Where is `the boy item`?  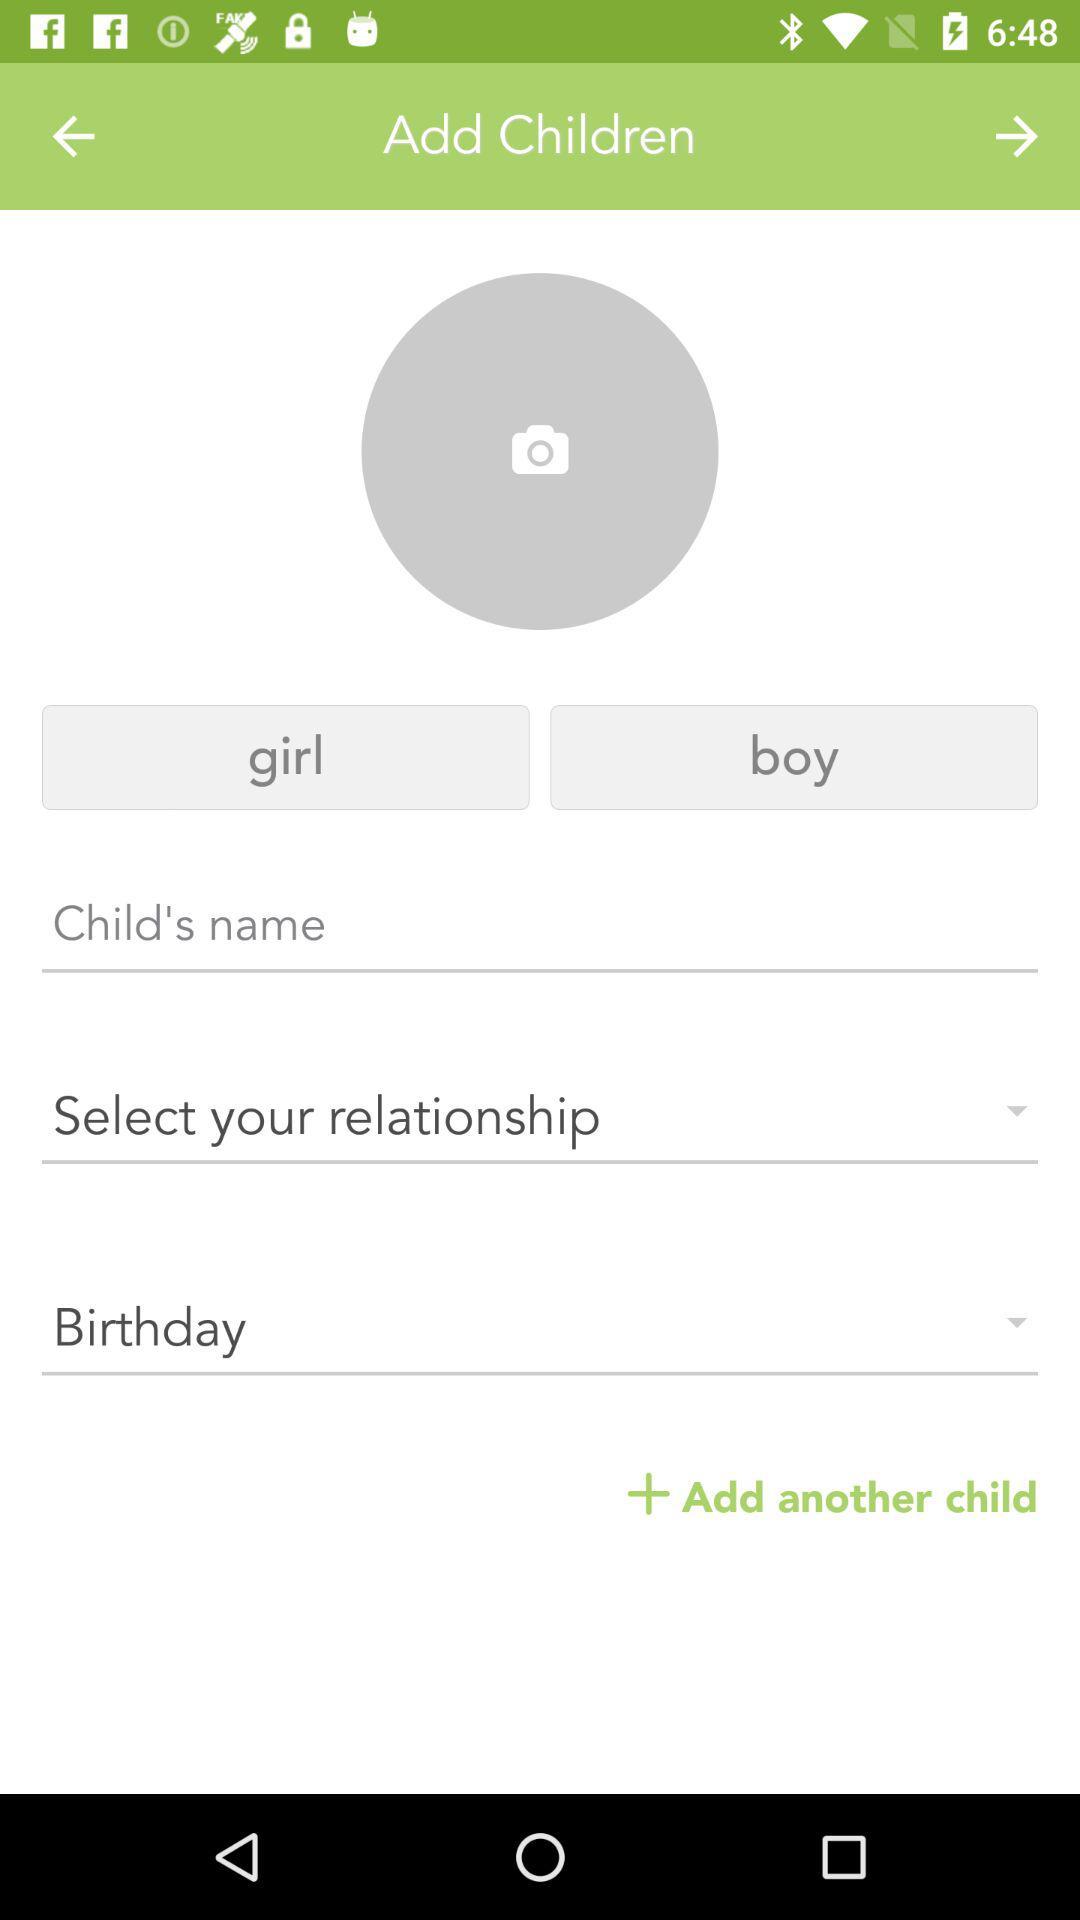
the boy item is located at coordinates (793, 756).